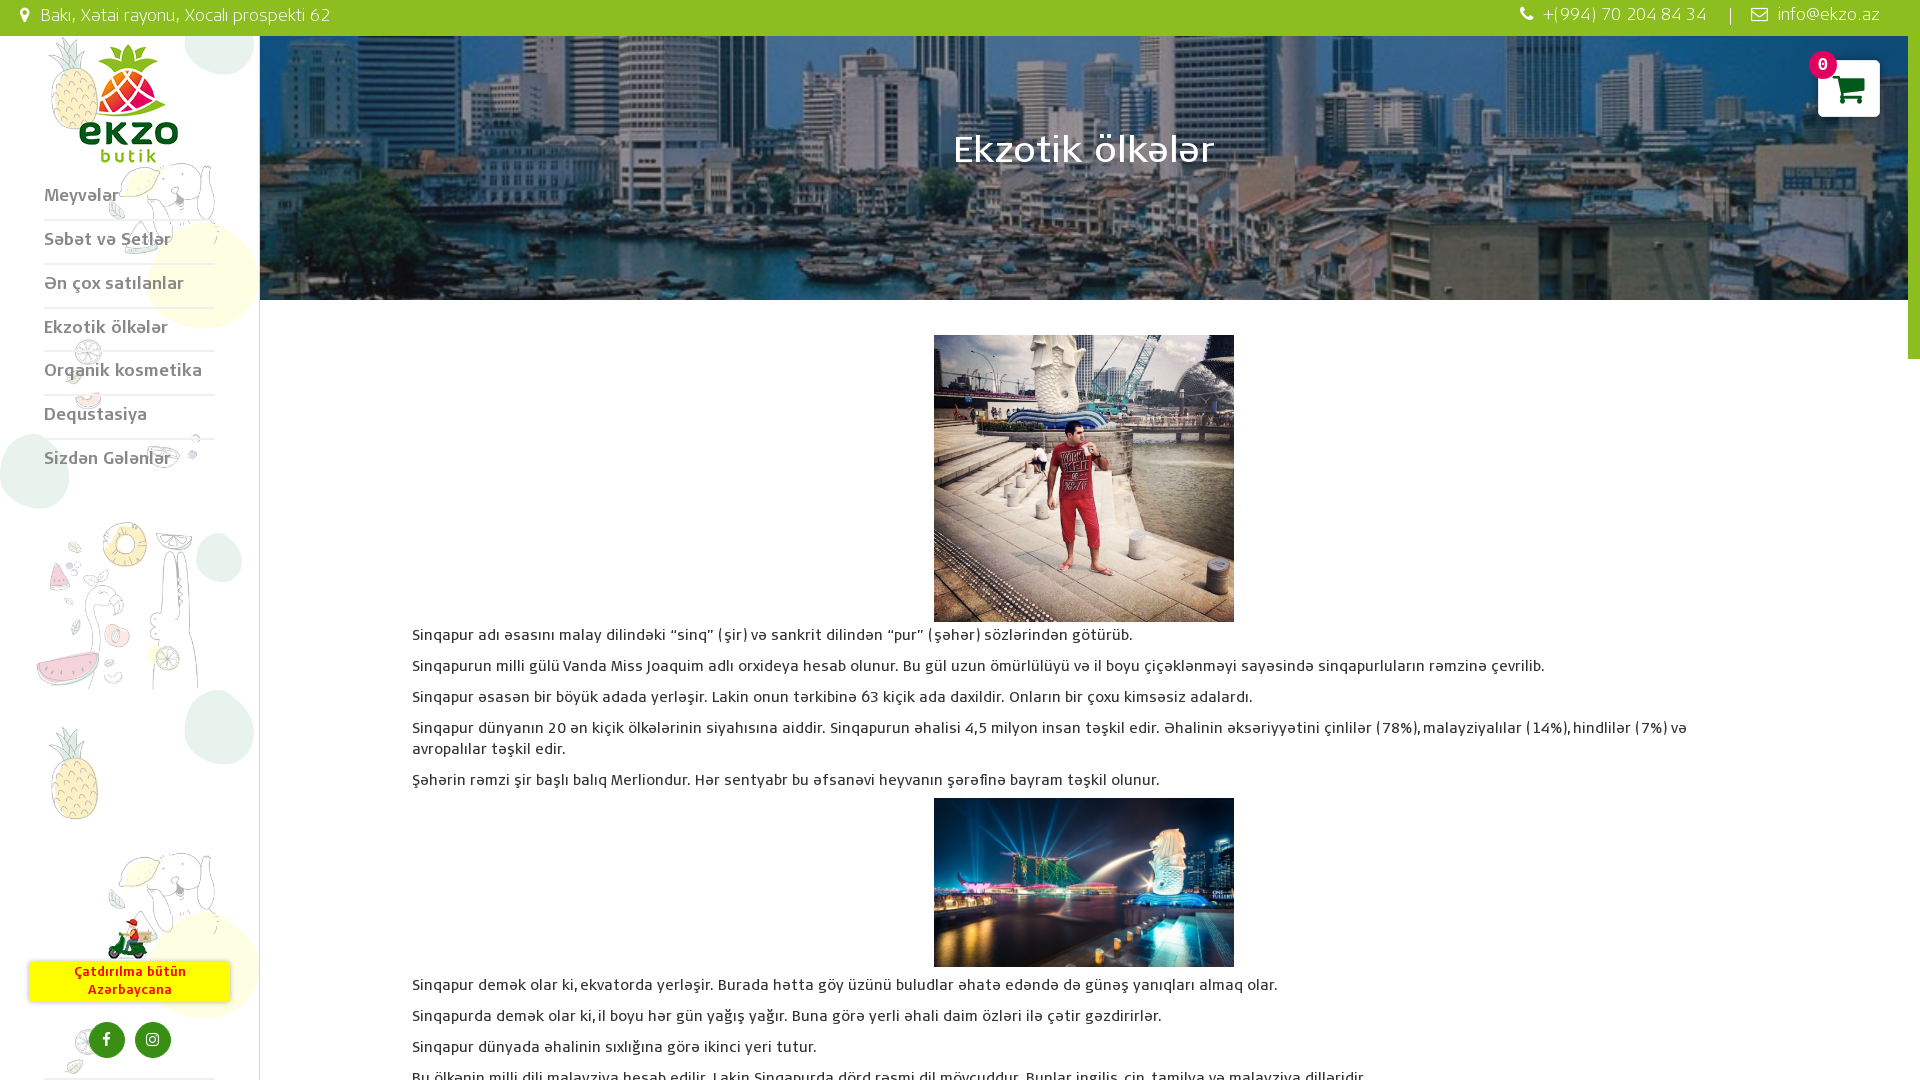  Describe the element at coordinates (1612, 16) in the screenshot. I see `'+(994) 70 204 84 34'` at that location.